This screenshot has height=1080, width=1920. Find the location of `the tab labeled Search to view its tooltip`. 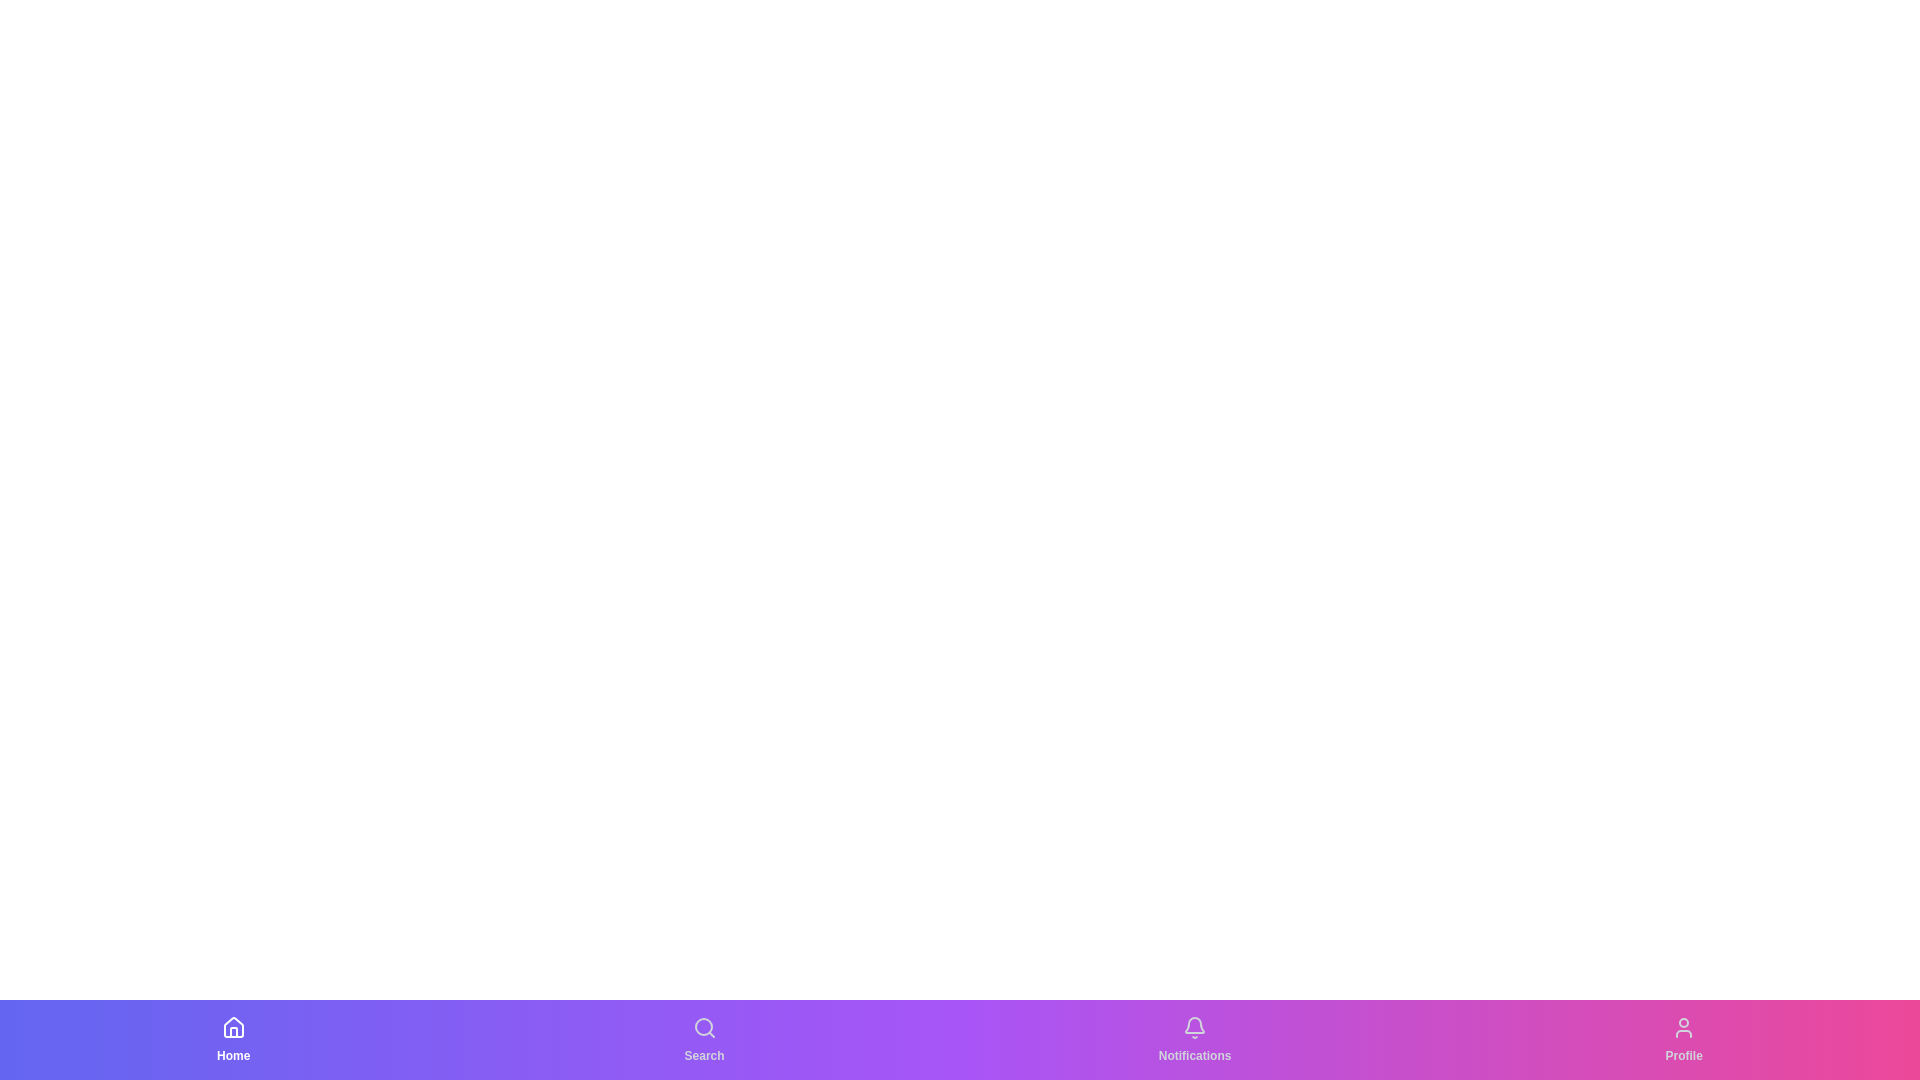

the tab labeled Search to view its tooltip is located at coordinates (704, 1039).